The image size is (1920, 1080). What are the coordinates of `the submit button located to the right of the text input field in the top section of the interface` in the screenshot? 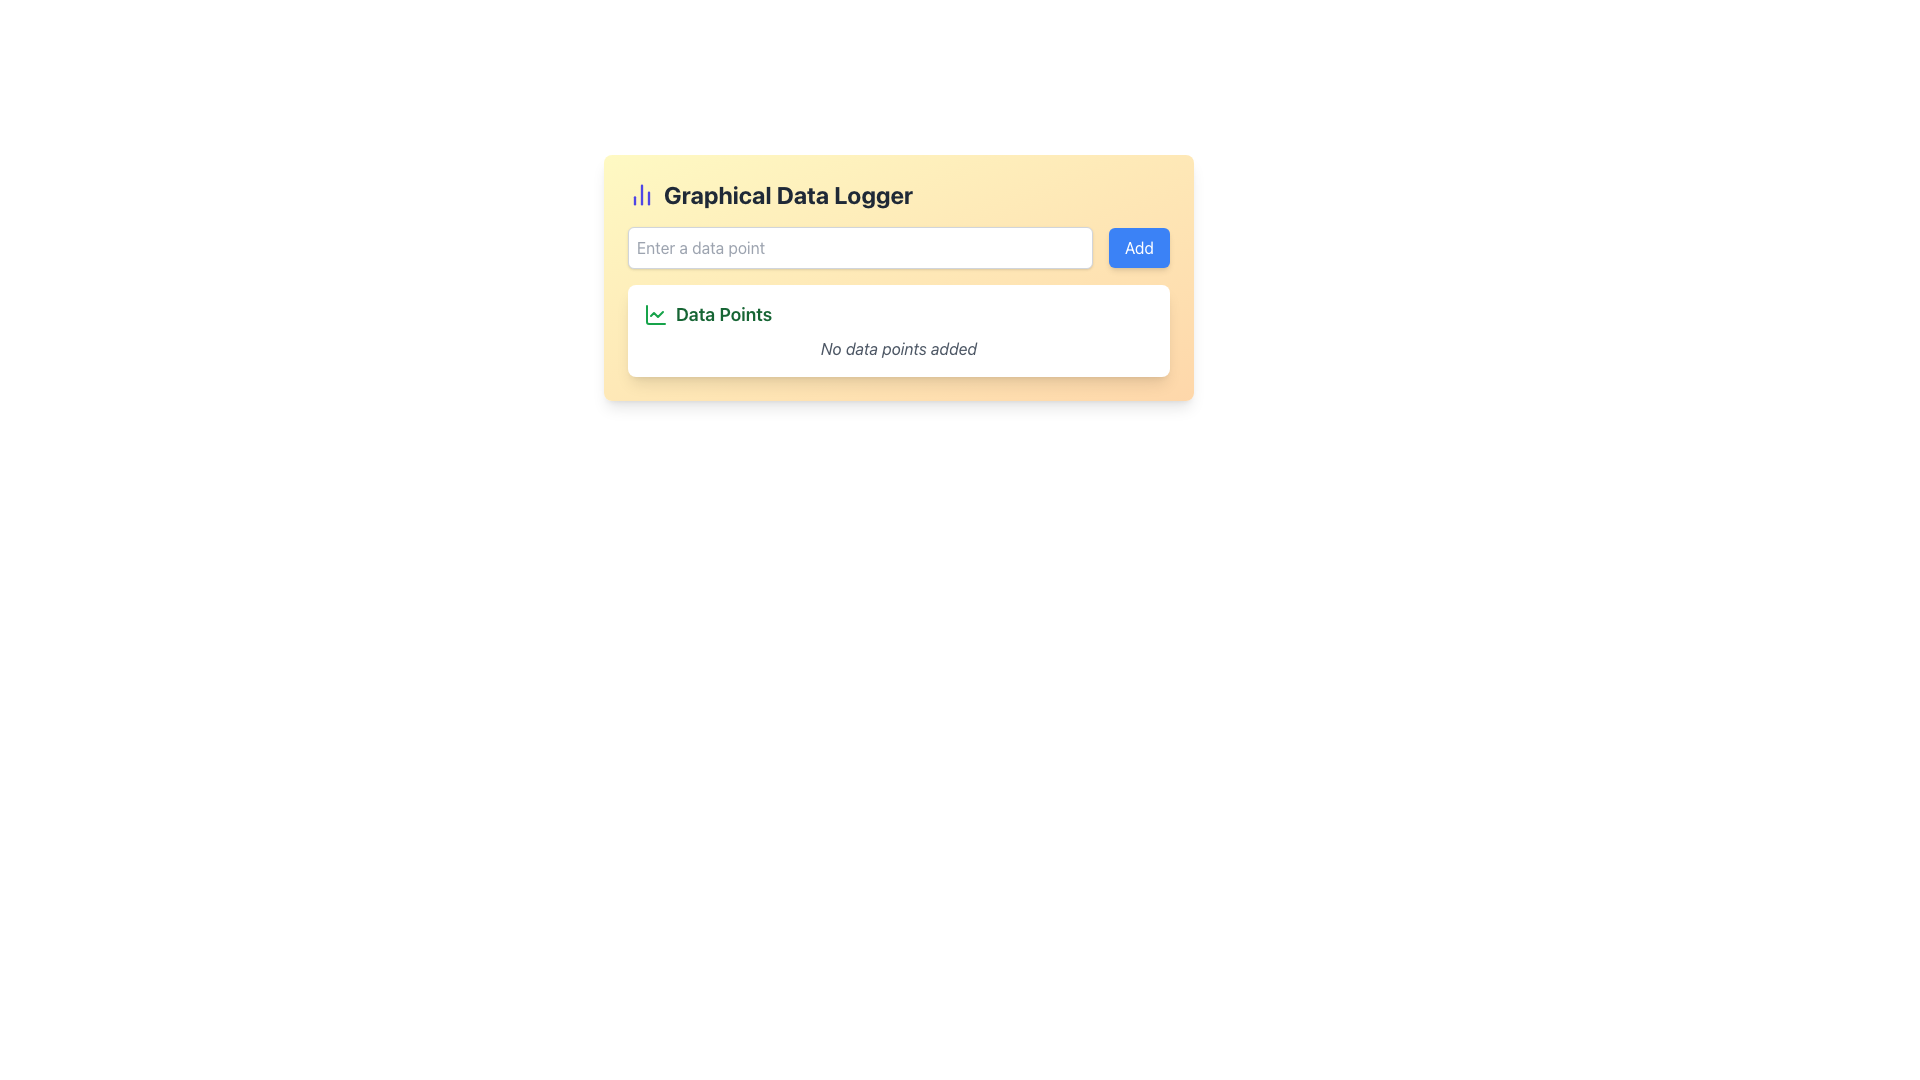 It's located at (1139, 246).